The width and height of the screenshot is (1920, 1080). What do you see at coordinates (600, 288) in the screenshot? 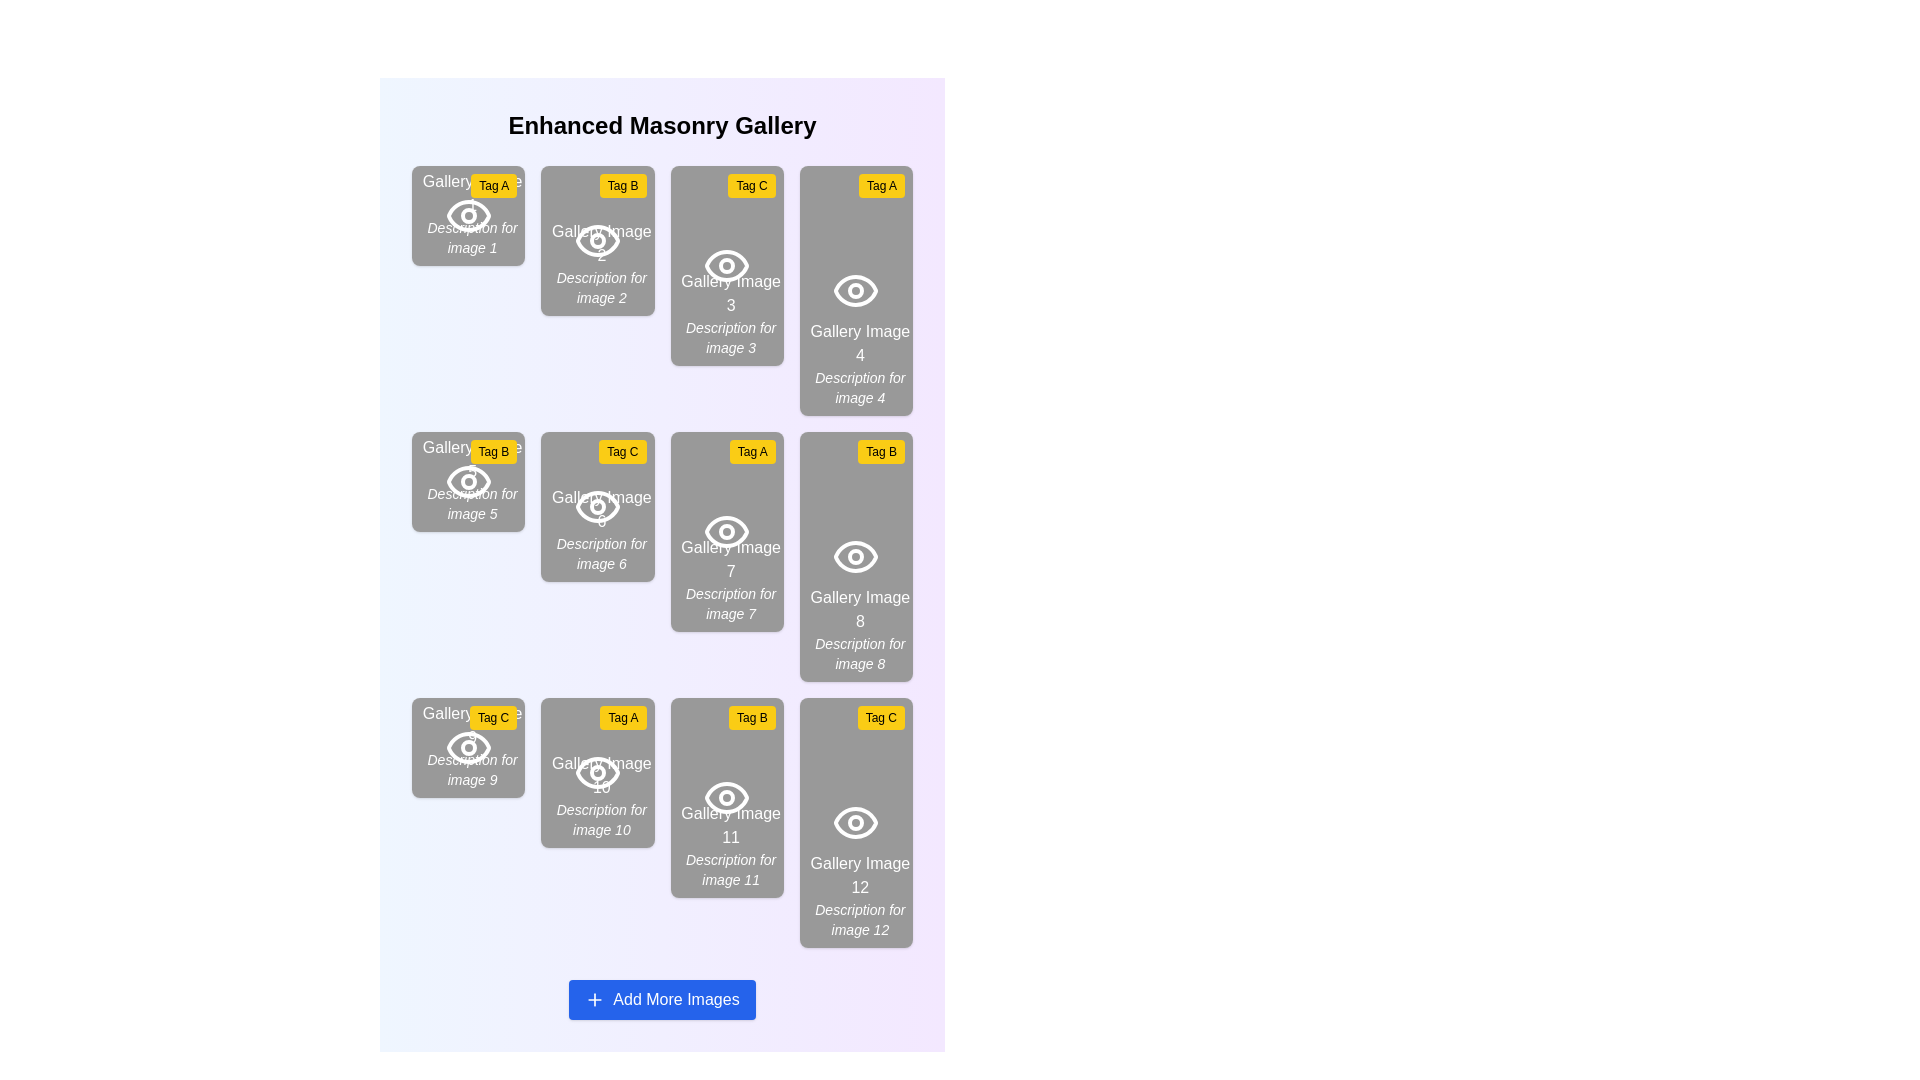
I see `the text label that provides metadata for 'Gallery Image 2', located centrally beneath it in the second column, first row of the gallery grid` at bounding box center [600, 288].